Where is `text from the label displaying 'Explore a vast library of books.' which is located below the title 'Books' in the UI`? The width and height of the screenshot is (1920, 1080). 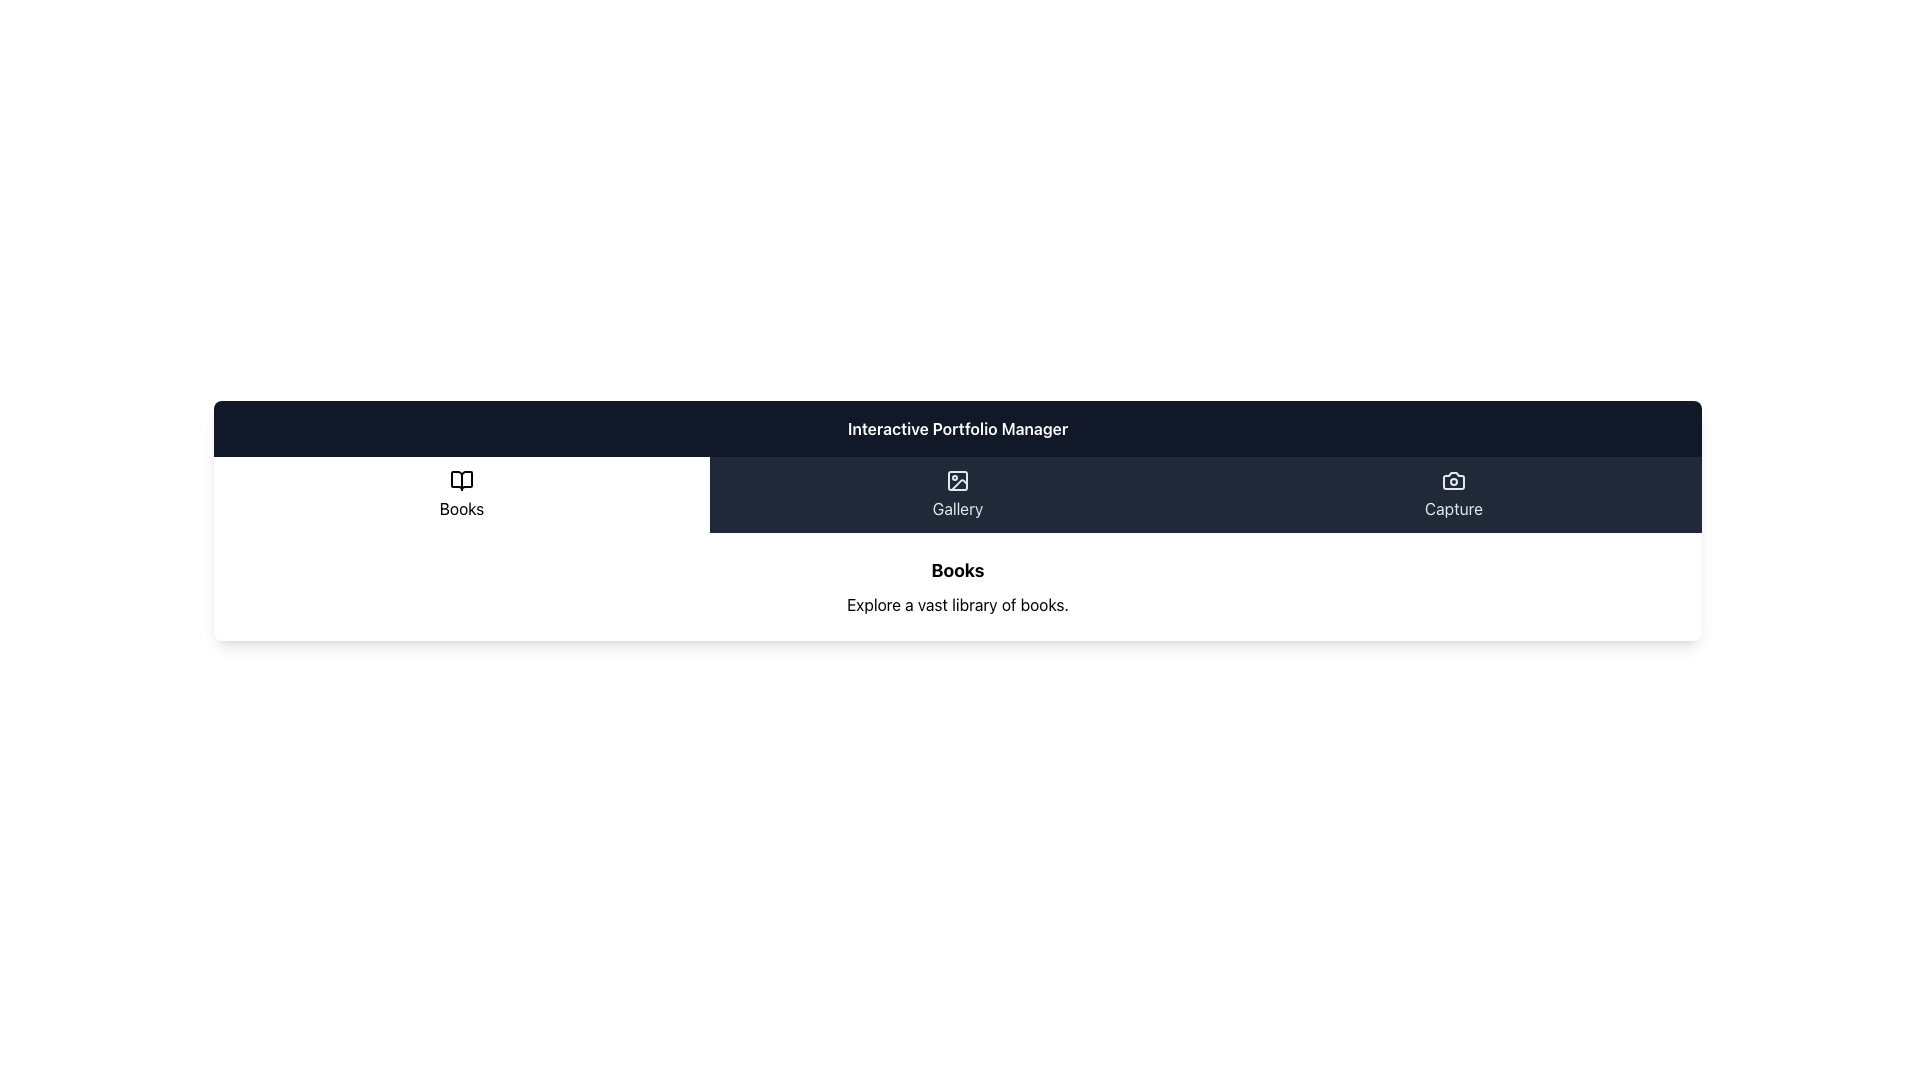
text from the label displaying 'Explore a vast library of books.' which is located below the title 'Books' in the UI is located at coordinates (957, 604).